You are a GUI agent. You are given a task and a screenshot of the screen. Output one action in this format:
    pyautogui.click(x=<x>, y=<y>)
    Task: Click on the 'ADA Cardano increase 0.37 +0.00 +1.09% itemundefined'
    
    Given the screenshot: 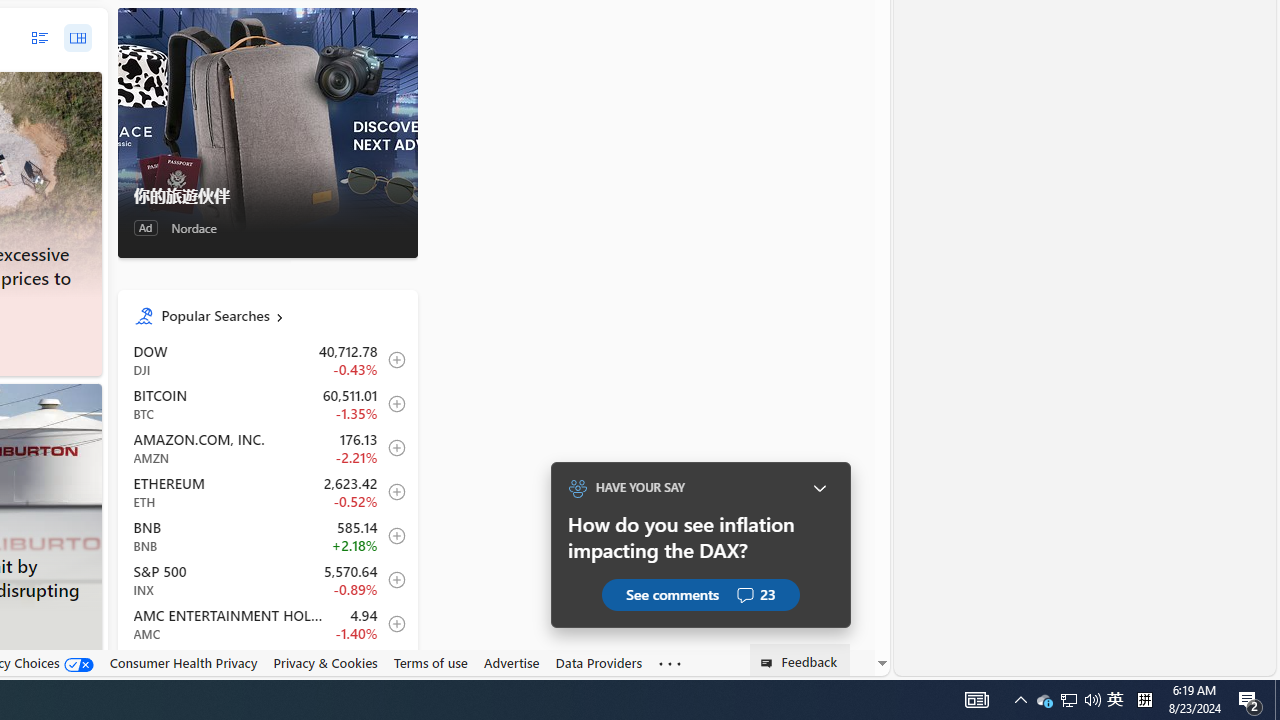 What is the action you would take?
    pyautogui.click(x=266, y=667)
    